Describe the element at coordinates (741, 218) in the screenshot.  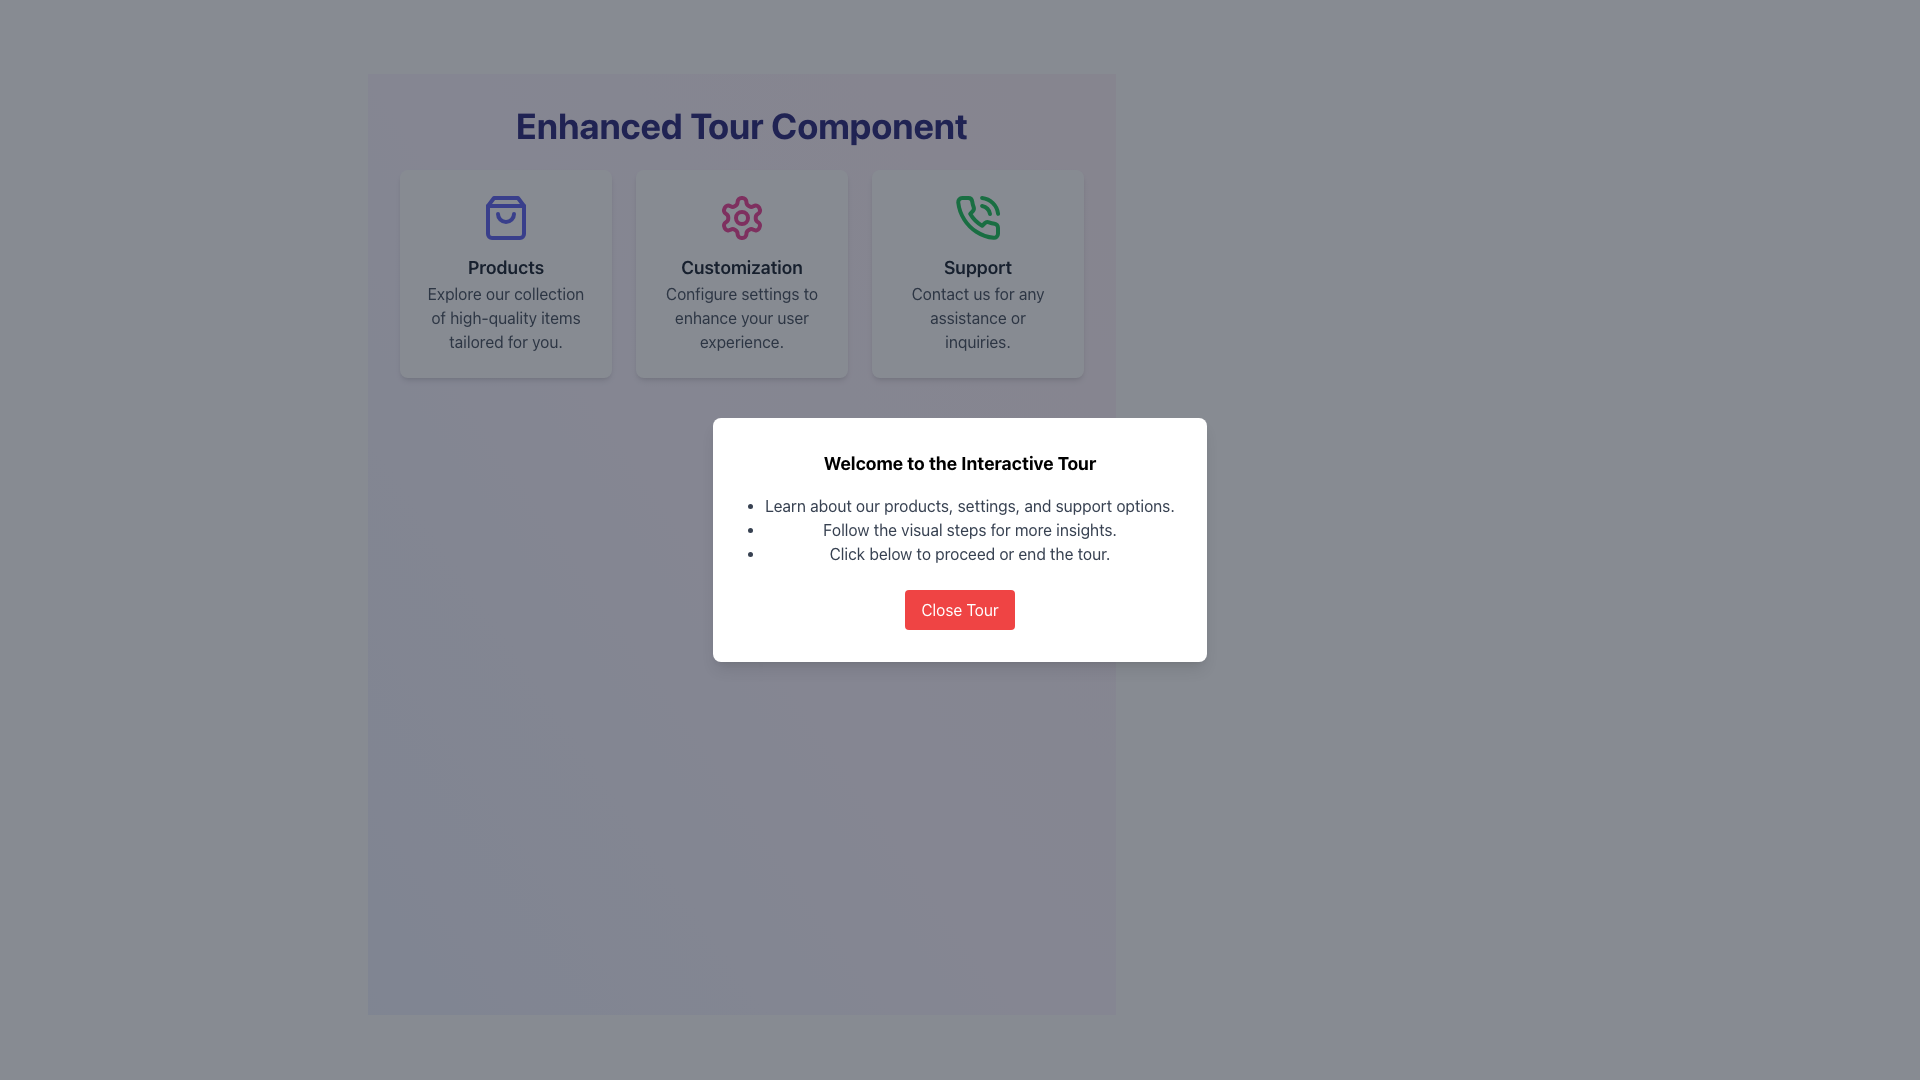
I see `the decorative graphical component within the gear-like customization SVG icon, which is centrally positioned in the top section of the interface` at that location.